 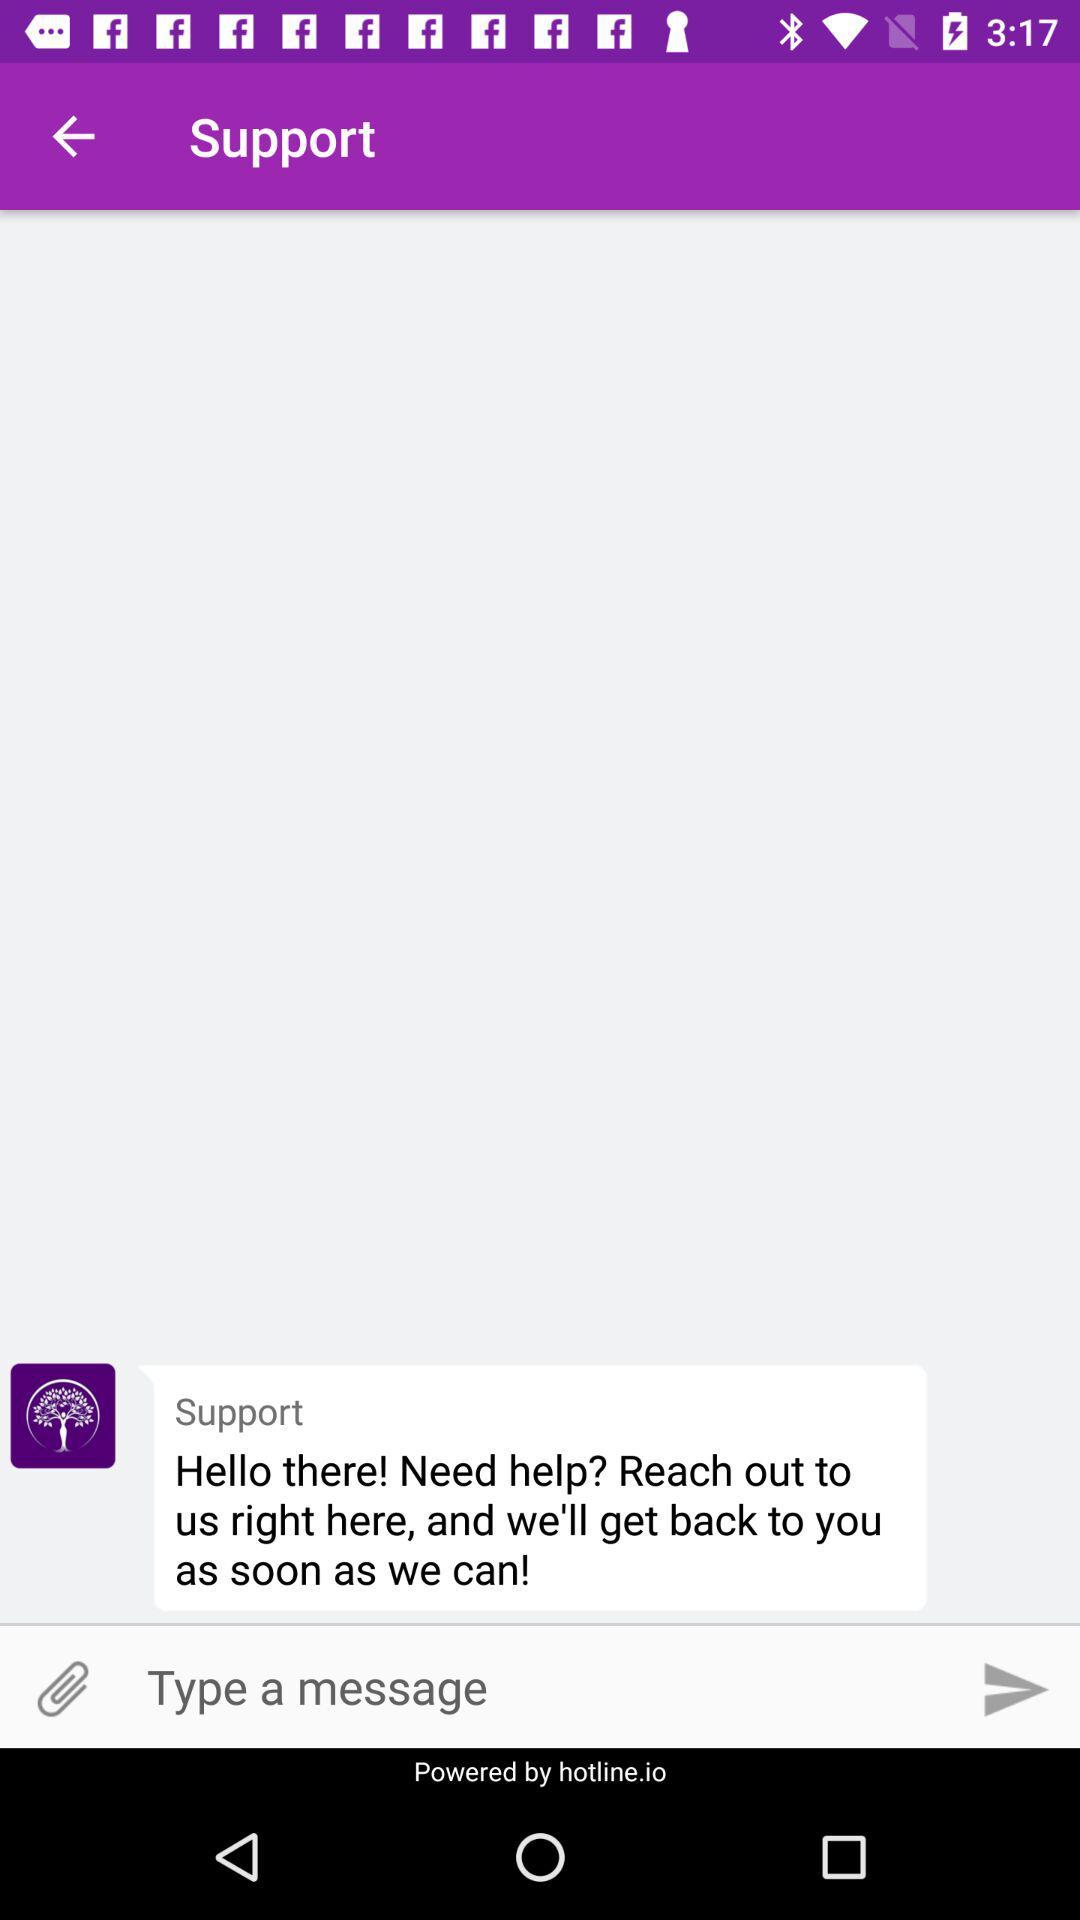 What do you see at coordinates (61, 1415) in the screenshot?
I see `icon to the left of the support item` at bounding box center [61, 1415].